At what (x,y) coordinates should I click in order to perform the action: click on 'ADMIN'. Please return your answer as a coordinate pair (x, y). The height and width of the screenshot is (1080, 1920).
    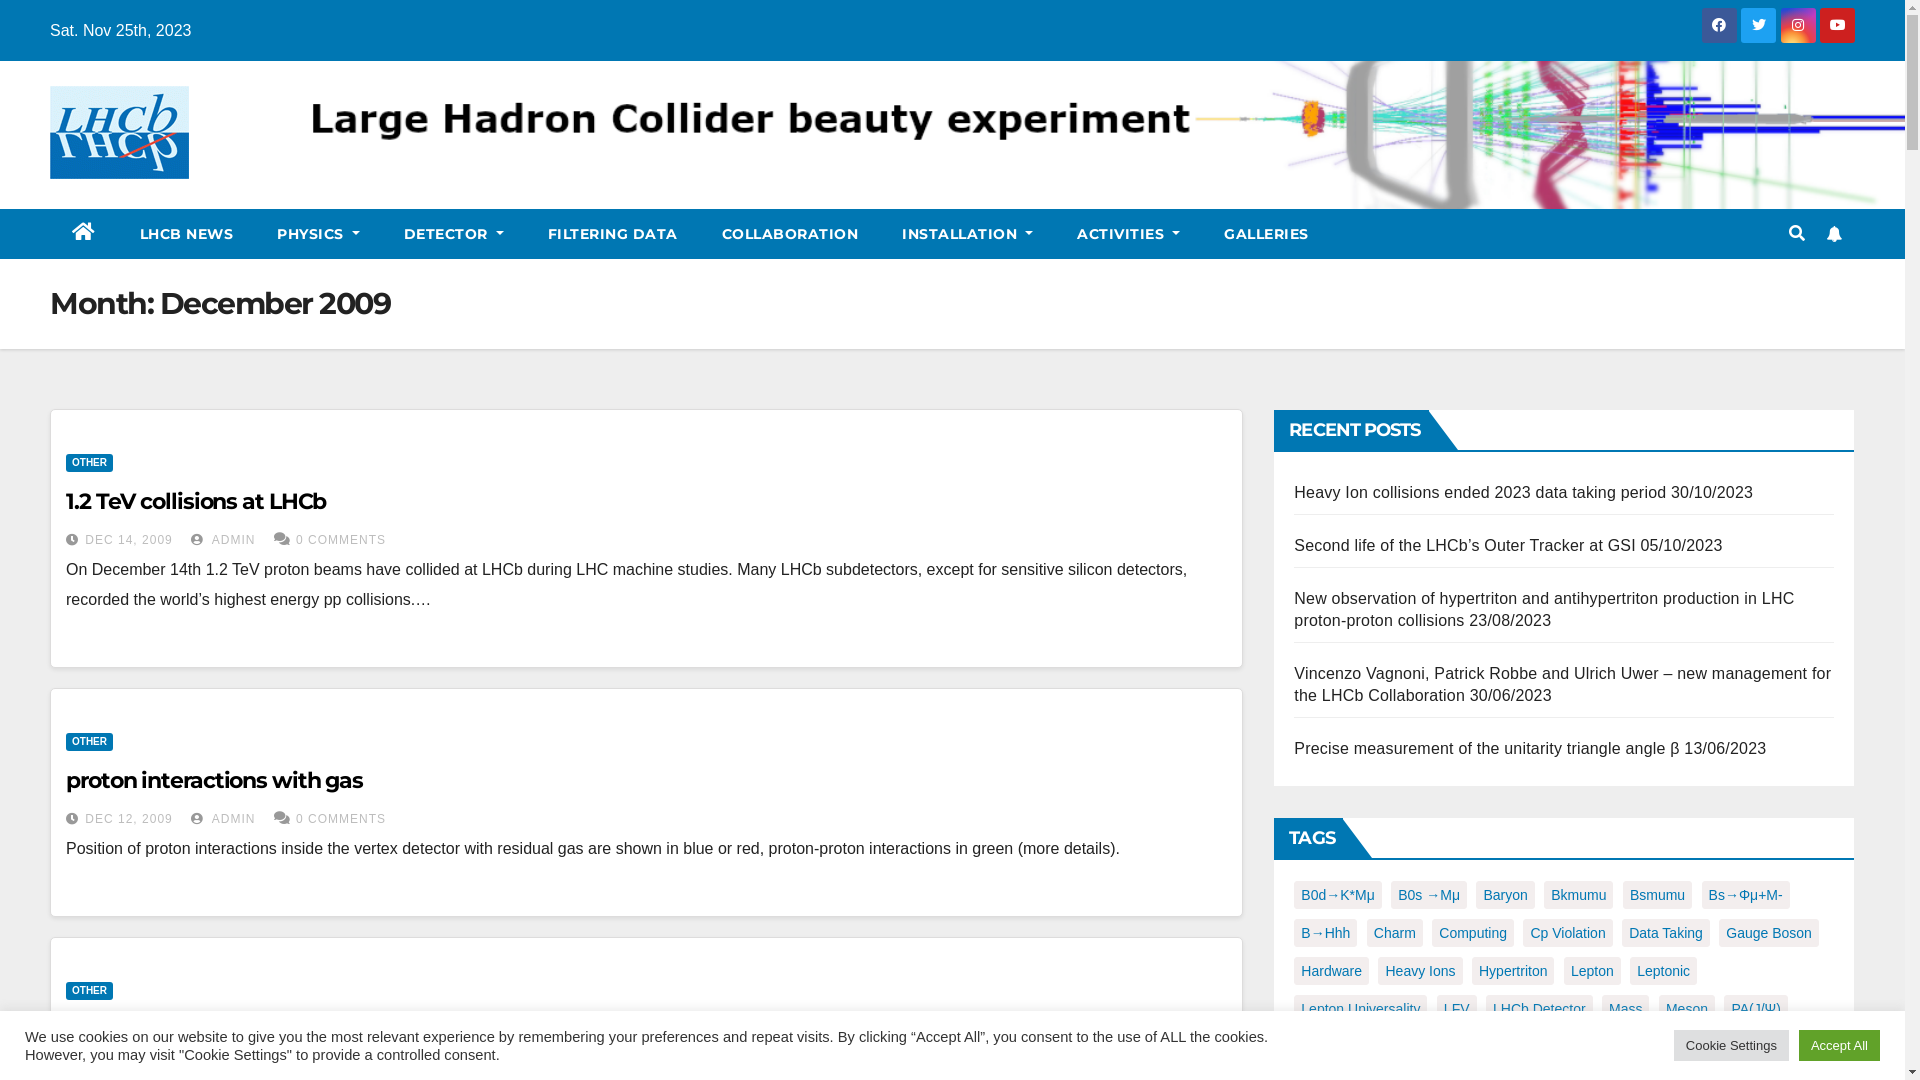
    Looking at the image, I should click on (222, 540).